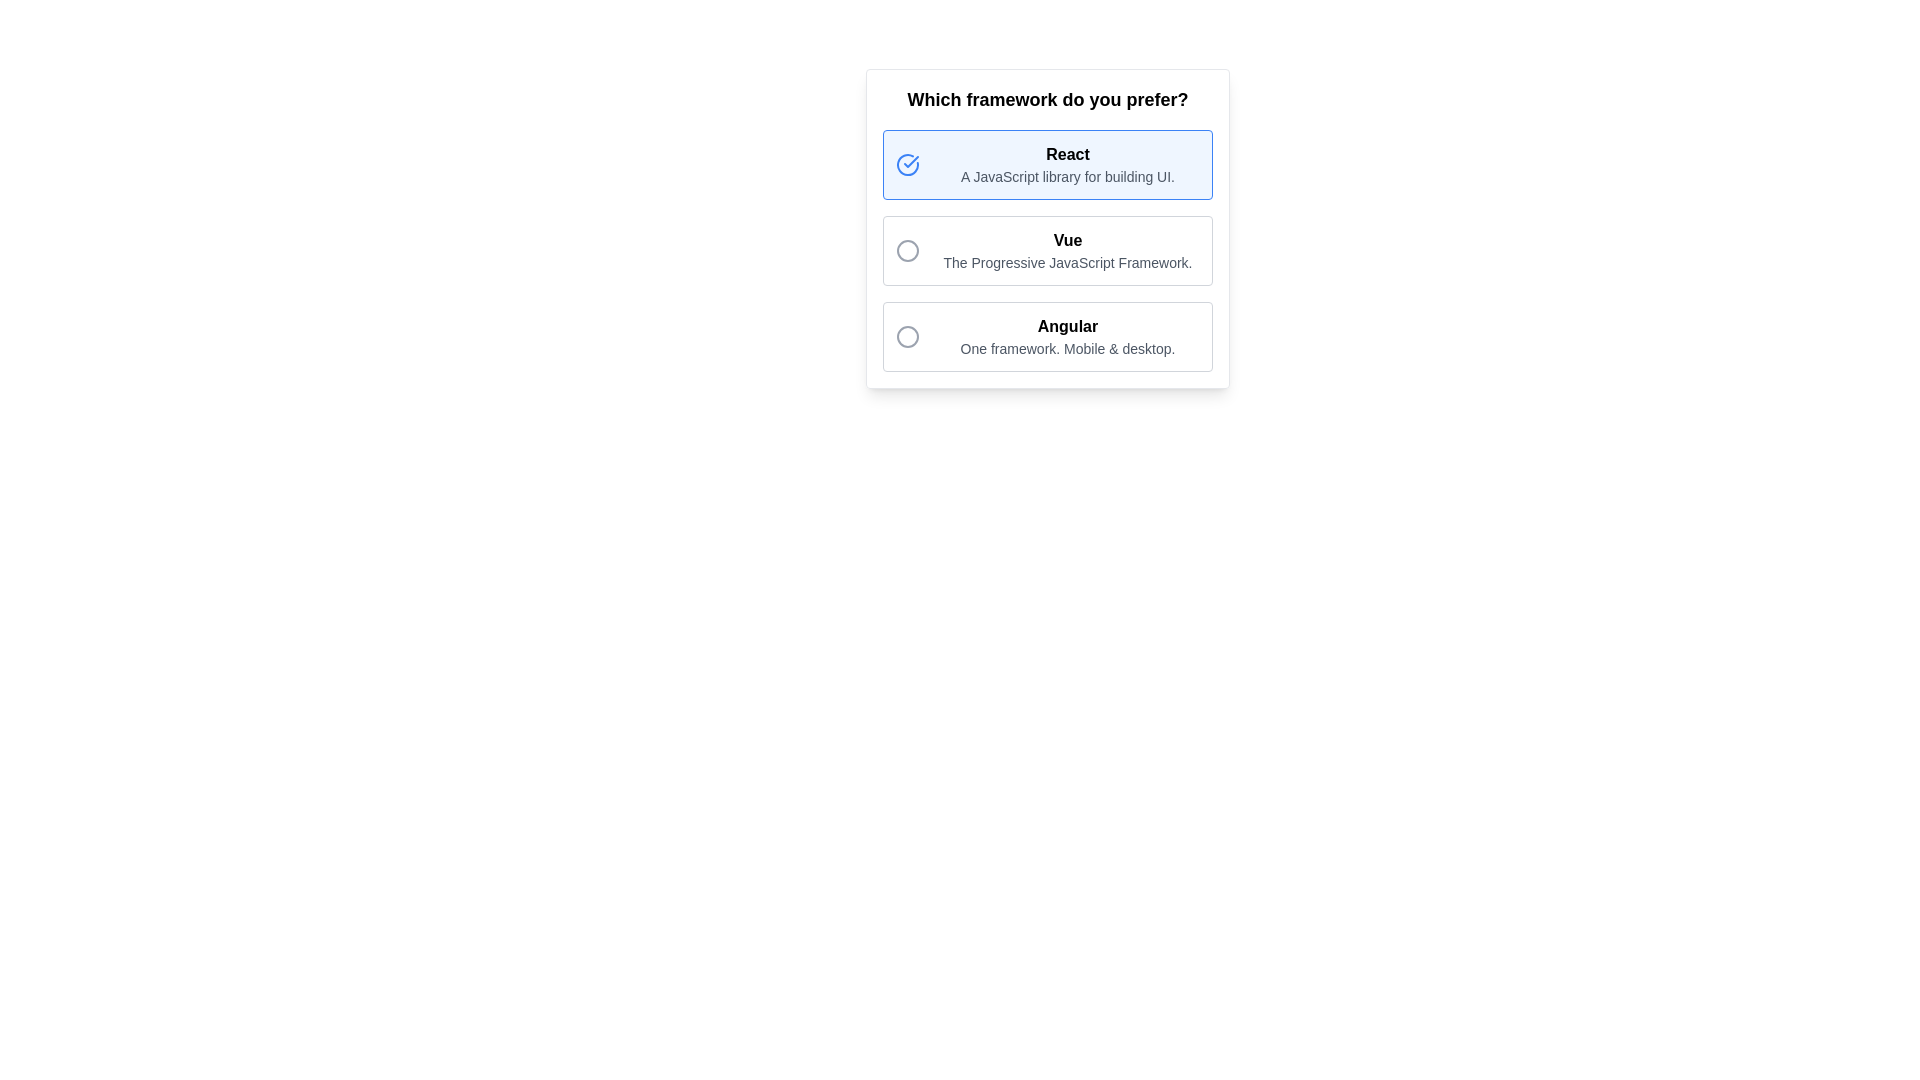 This screenshot has height=1080, width=1920. Describe the element at coordinates (906, 335) in the screenshot. I see `the radio button for the 'Angular' framework option` at that location.